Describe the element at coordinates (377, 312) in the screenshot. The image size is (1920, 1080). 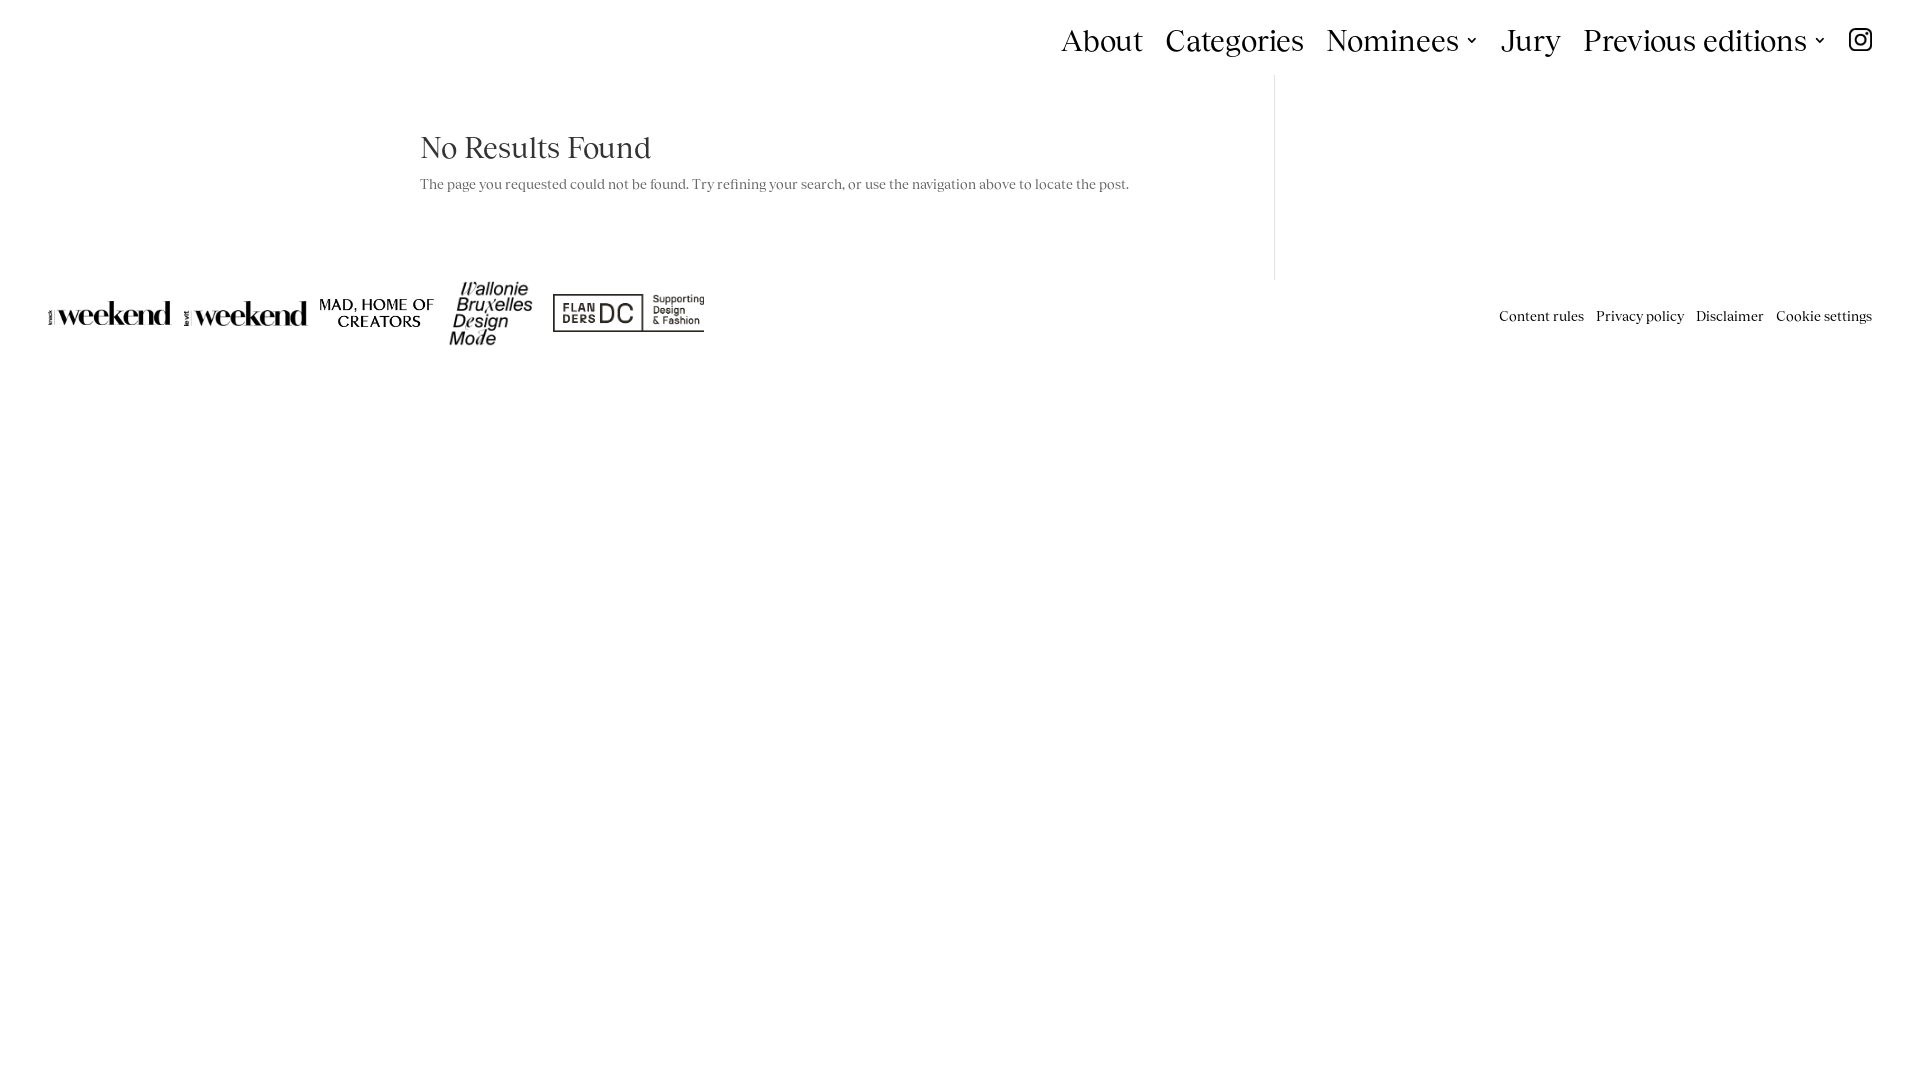
I see `'MAD'` at that location.